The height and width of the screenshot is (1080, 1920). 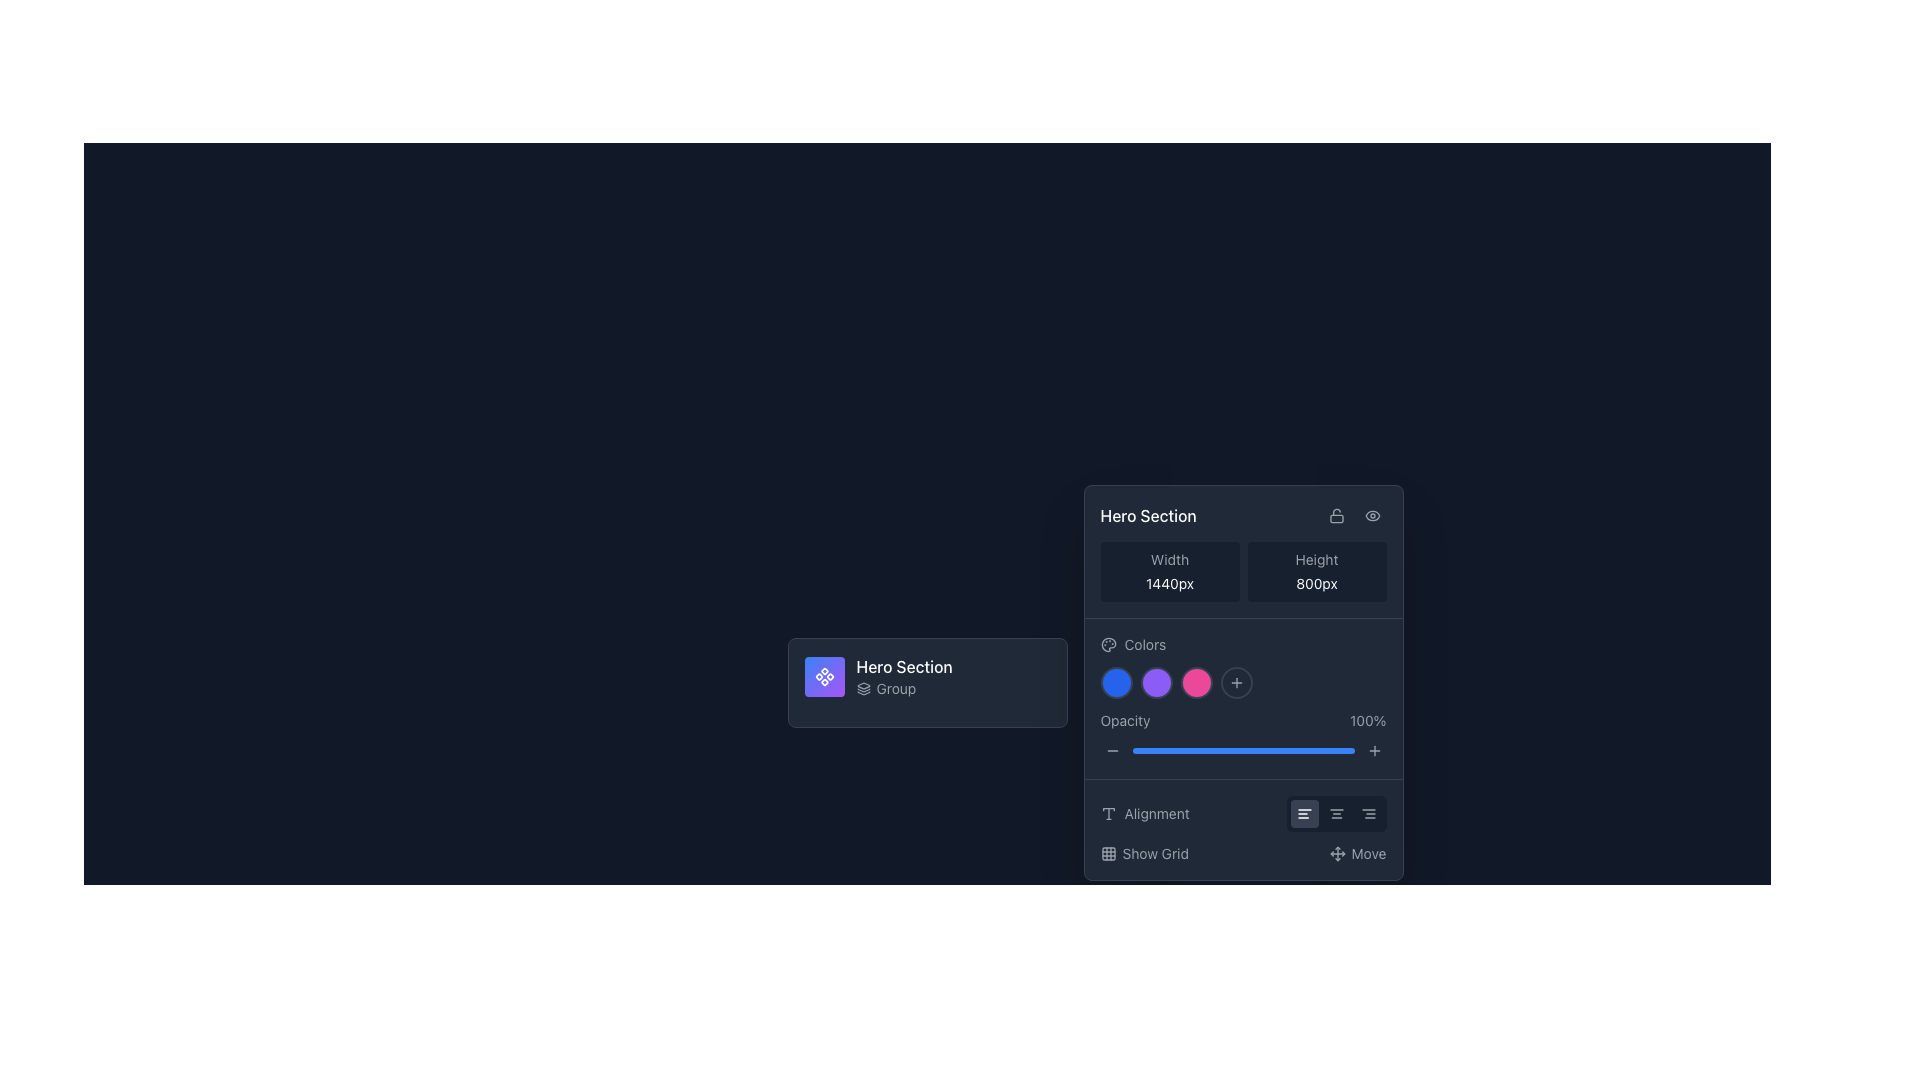 I want to click on the button with an icon and text in the bottom section of the 'Hero Section' settings panel, so click(x=1144, y=853).